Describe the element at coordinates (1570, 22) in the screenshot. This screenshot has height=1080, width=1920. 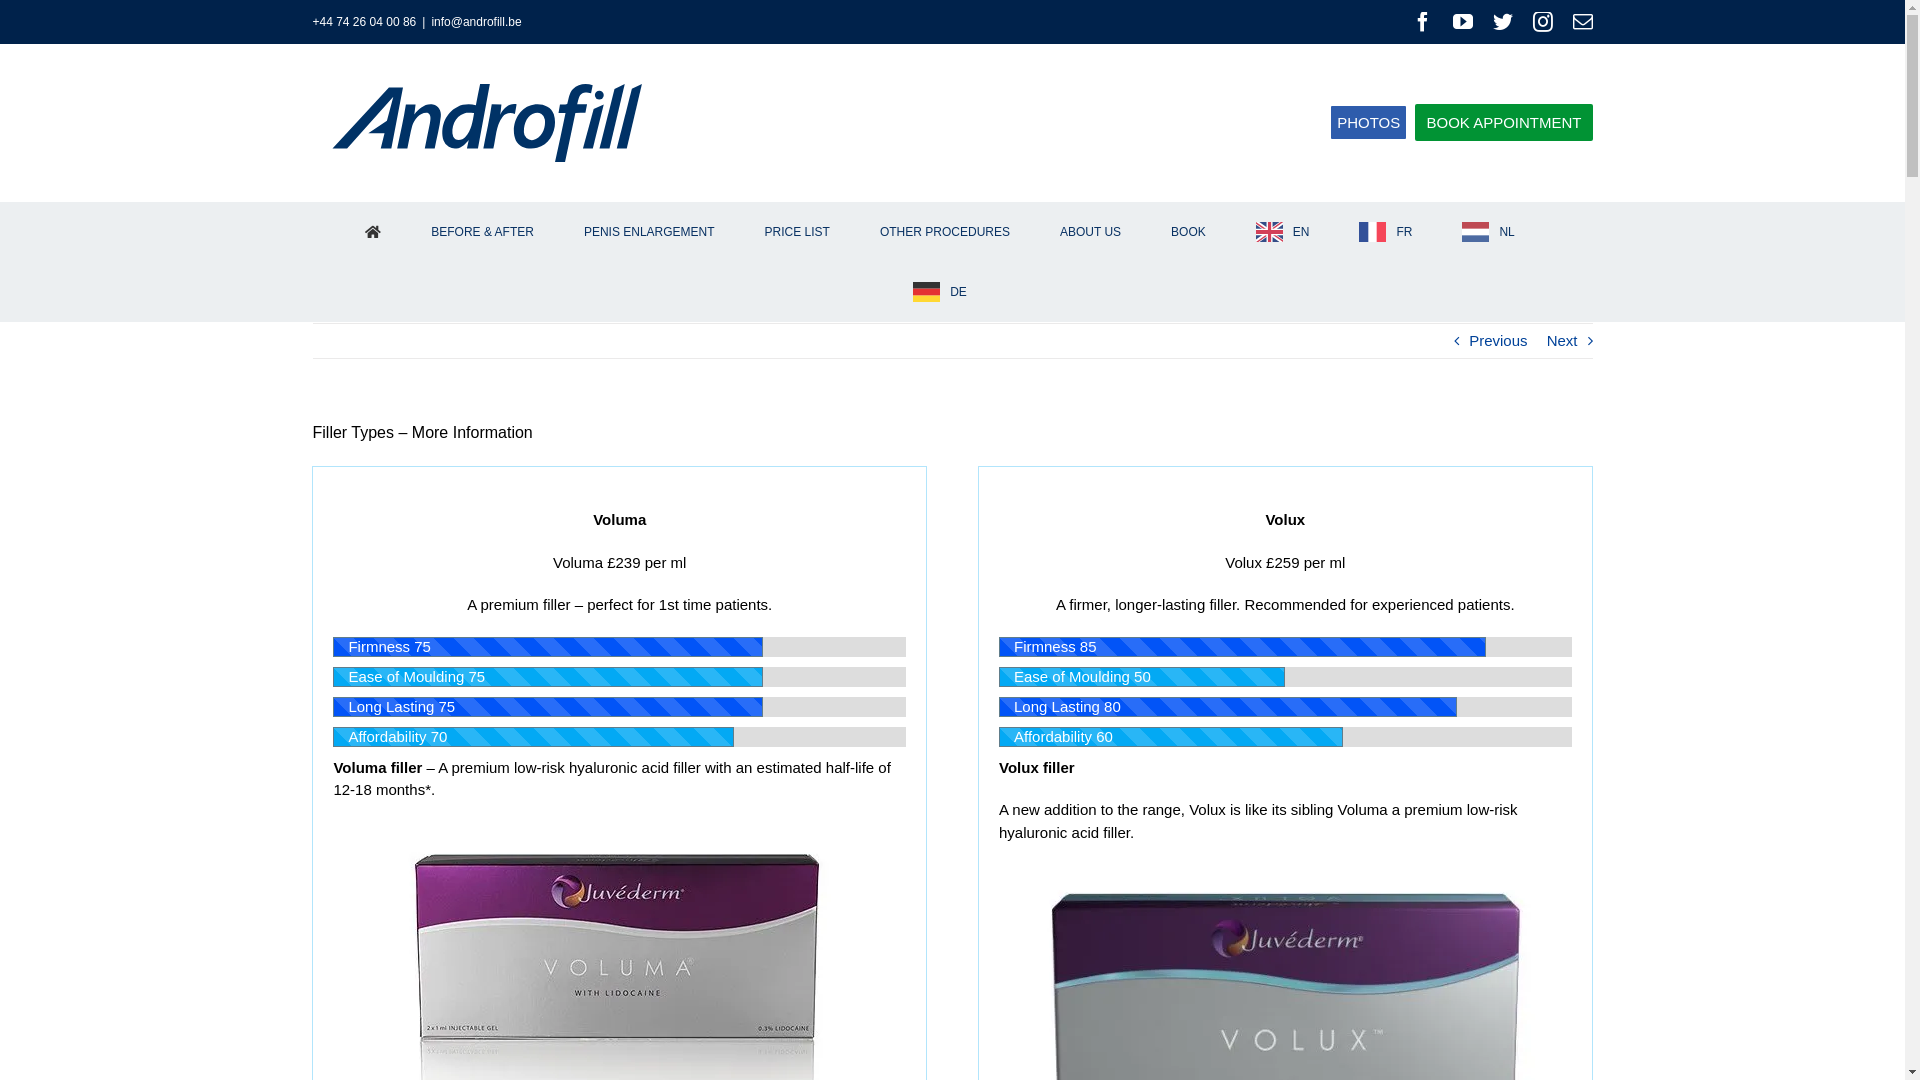
I see `'Email'` at that location.